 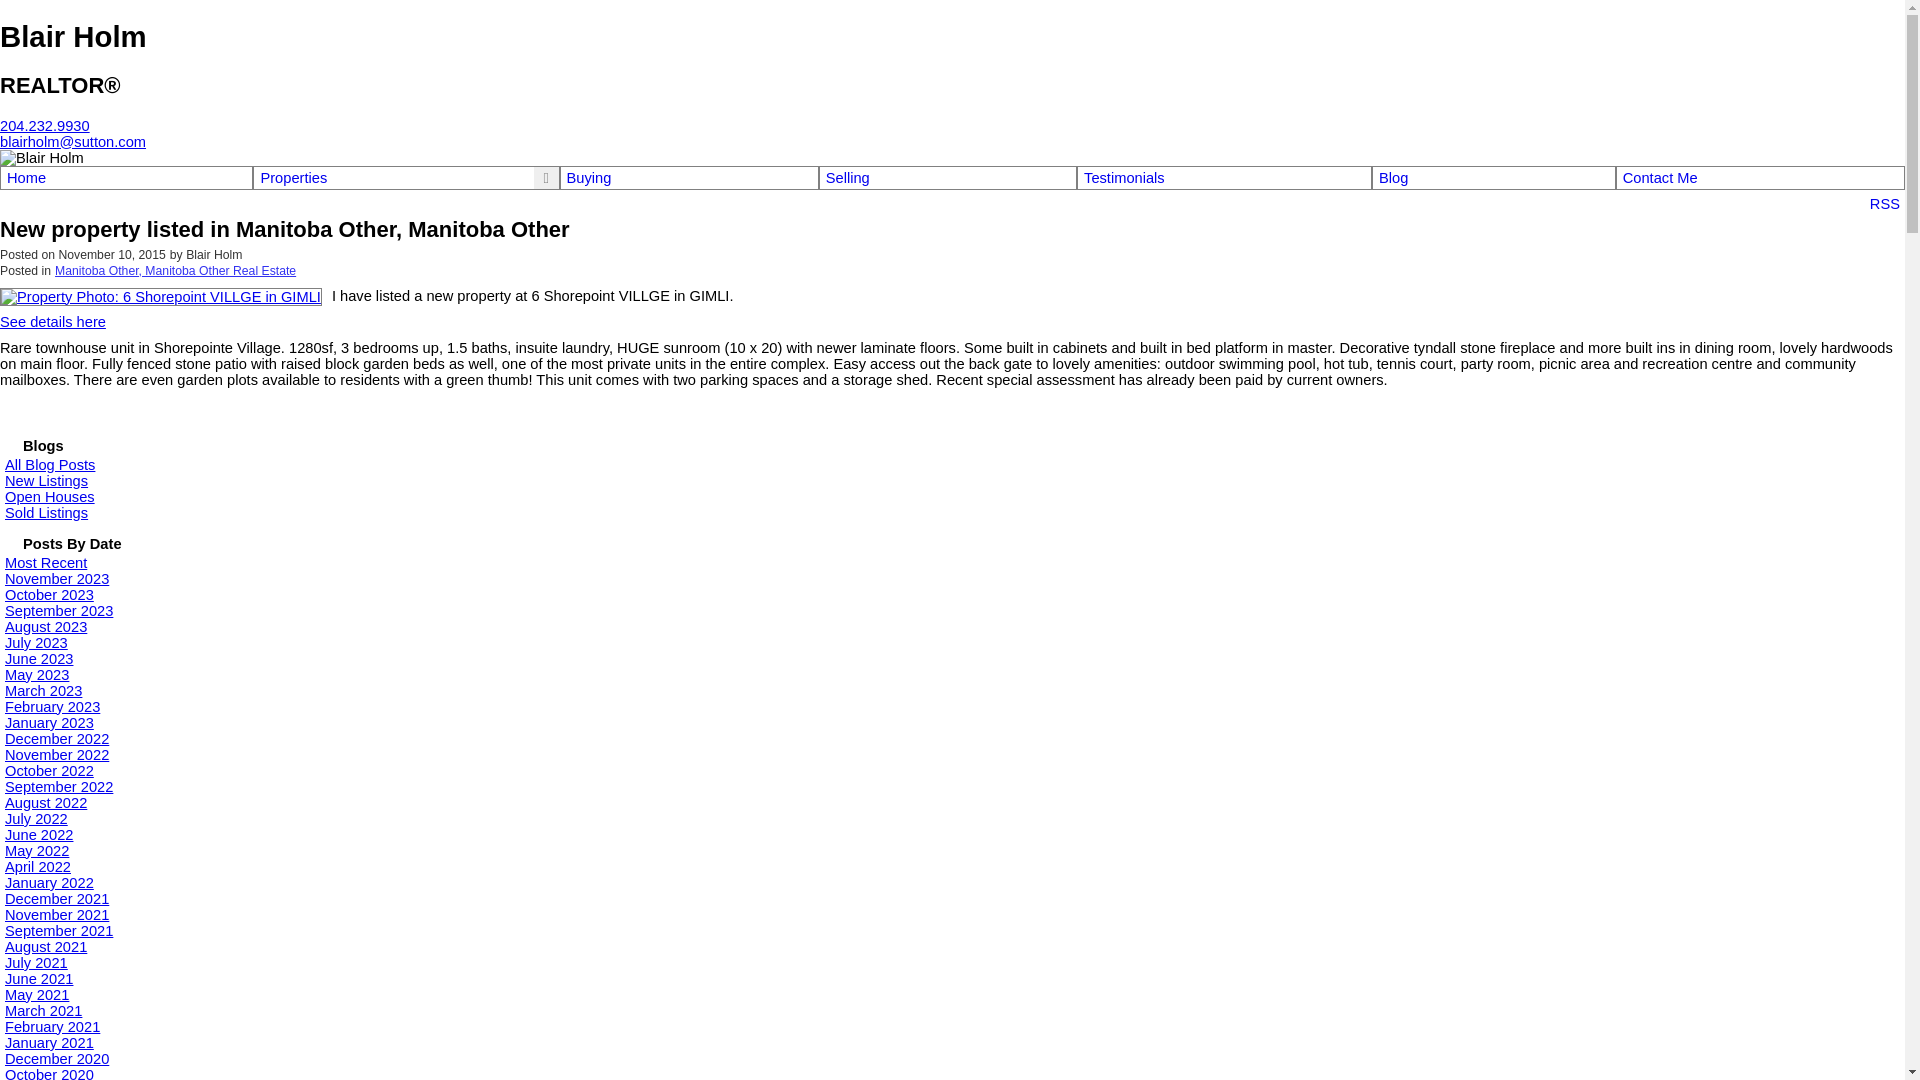 I want to click on 'See details here', so click(x=52, y=320).